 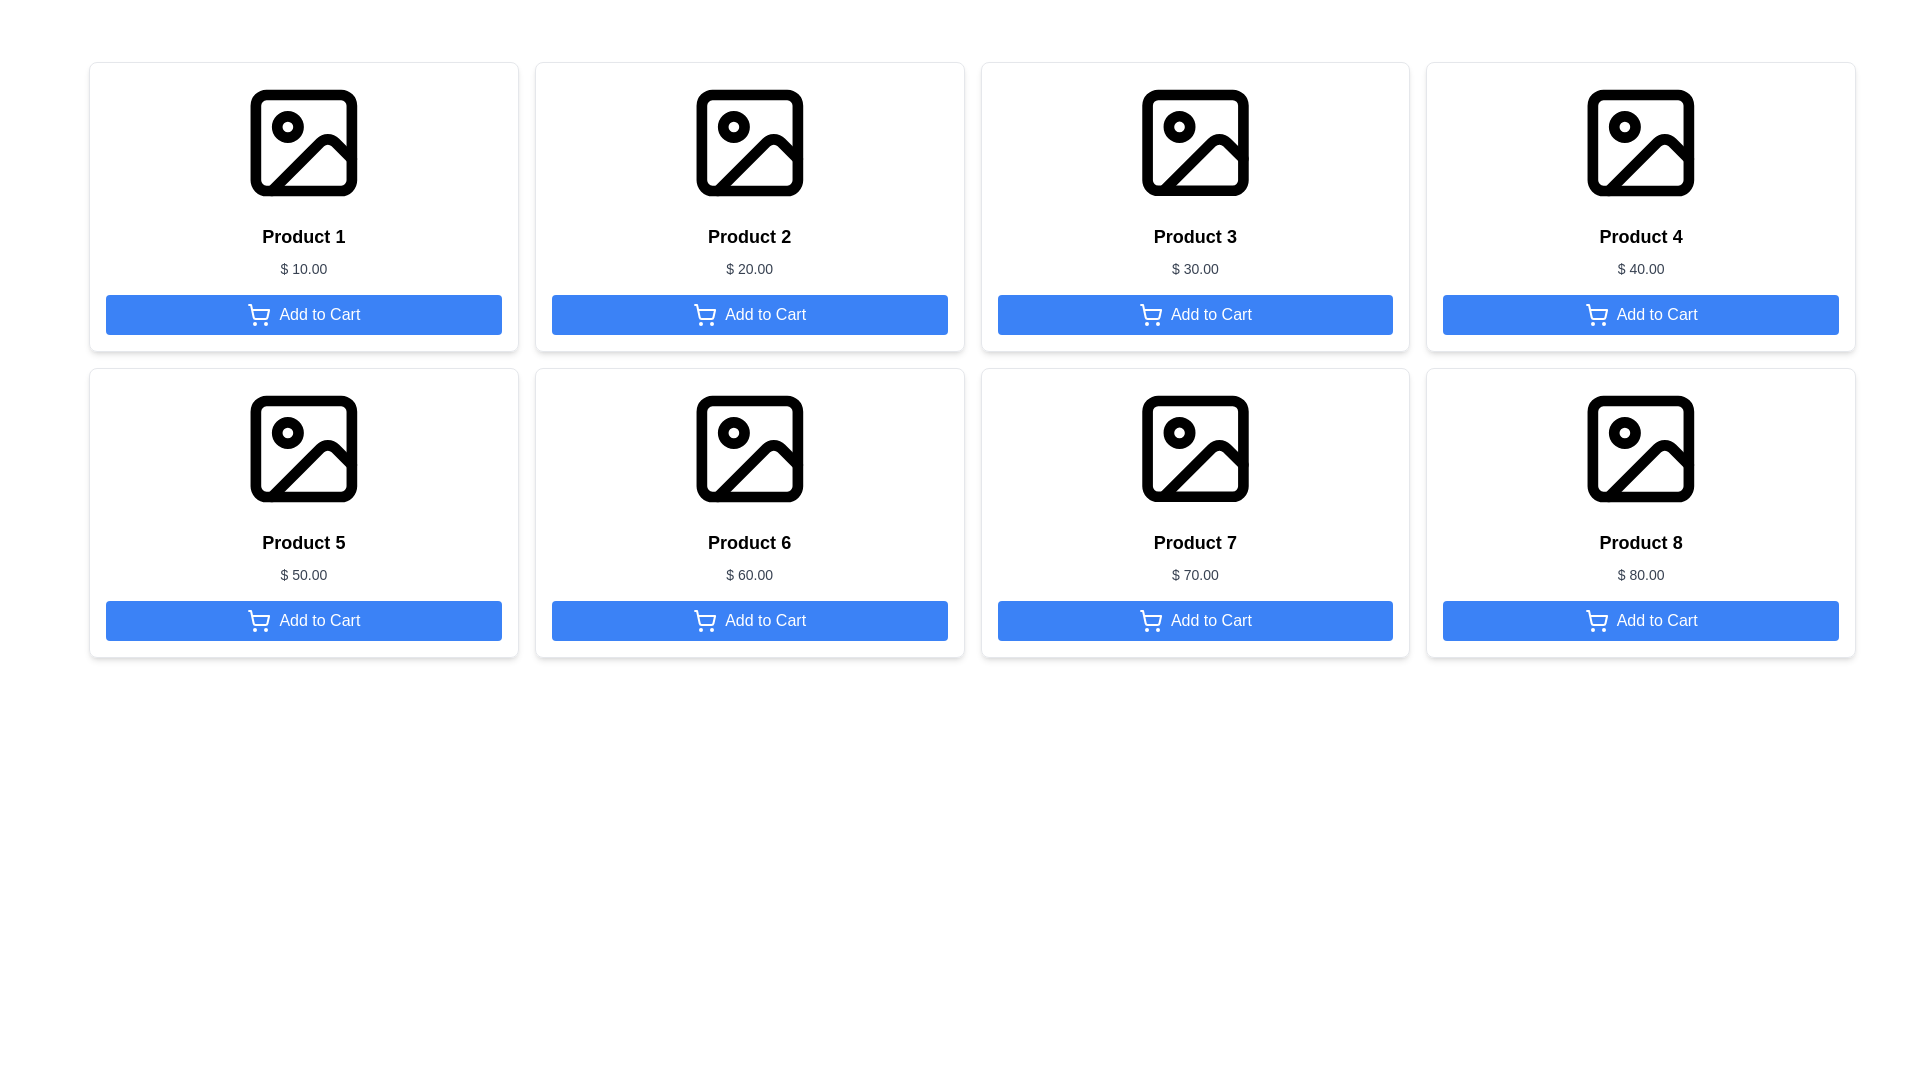 I want to click on the card displaying details about 'Product 4' located in the top-right of the grid layout, which includes an image icon, the title 'Product 4', the price '$ 40.00', and a blue 'Add to Cart' button, so click(x=1641, y=207).